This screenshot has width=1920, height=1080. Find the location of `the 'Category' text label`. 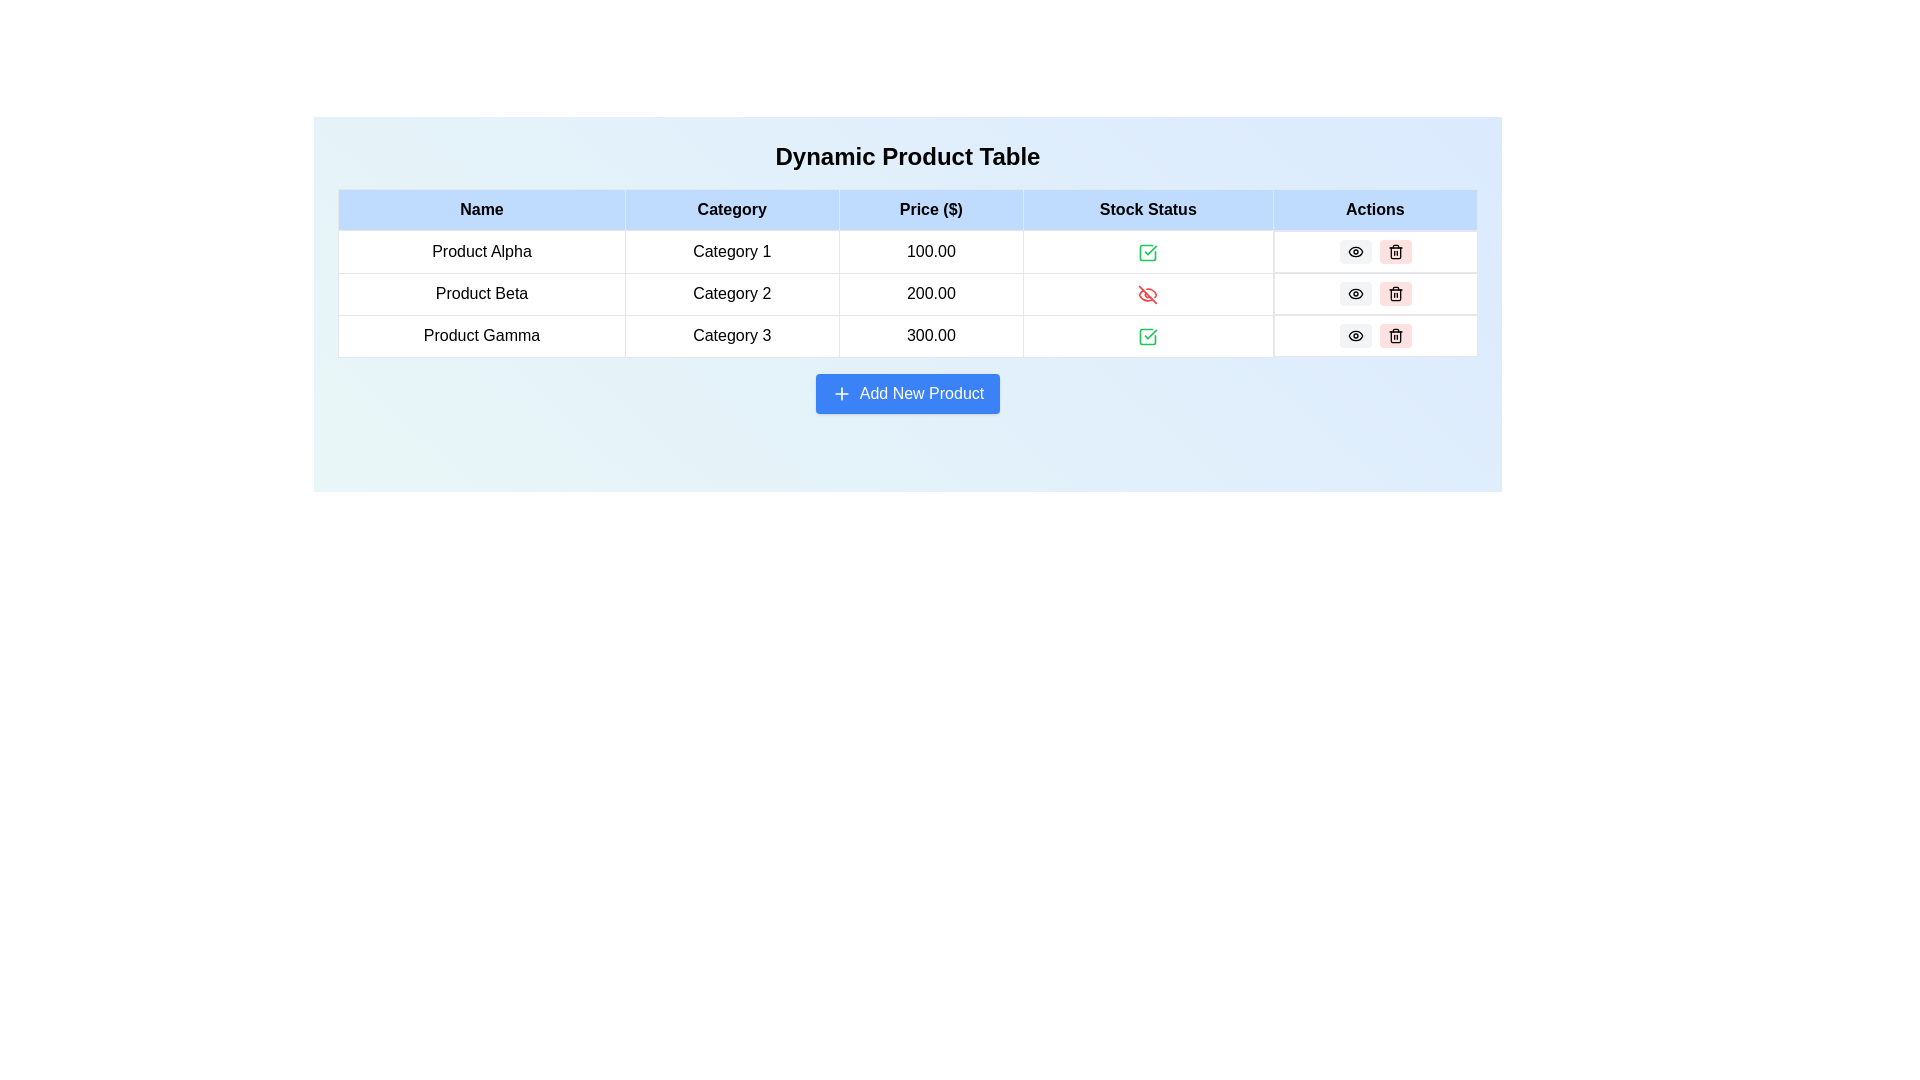

the 'Category' text label is located at coordinates (731, 250).